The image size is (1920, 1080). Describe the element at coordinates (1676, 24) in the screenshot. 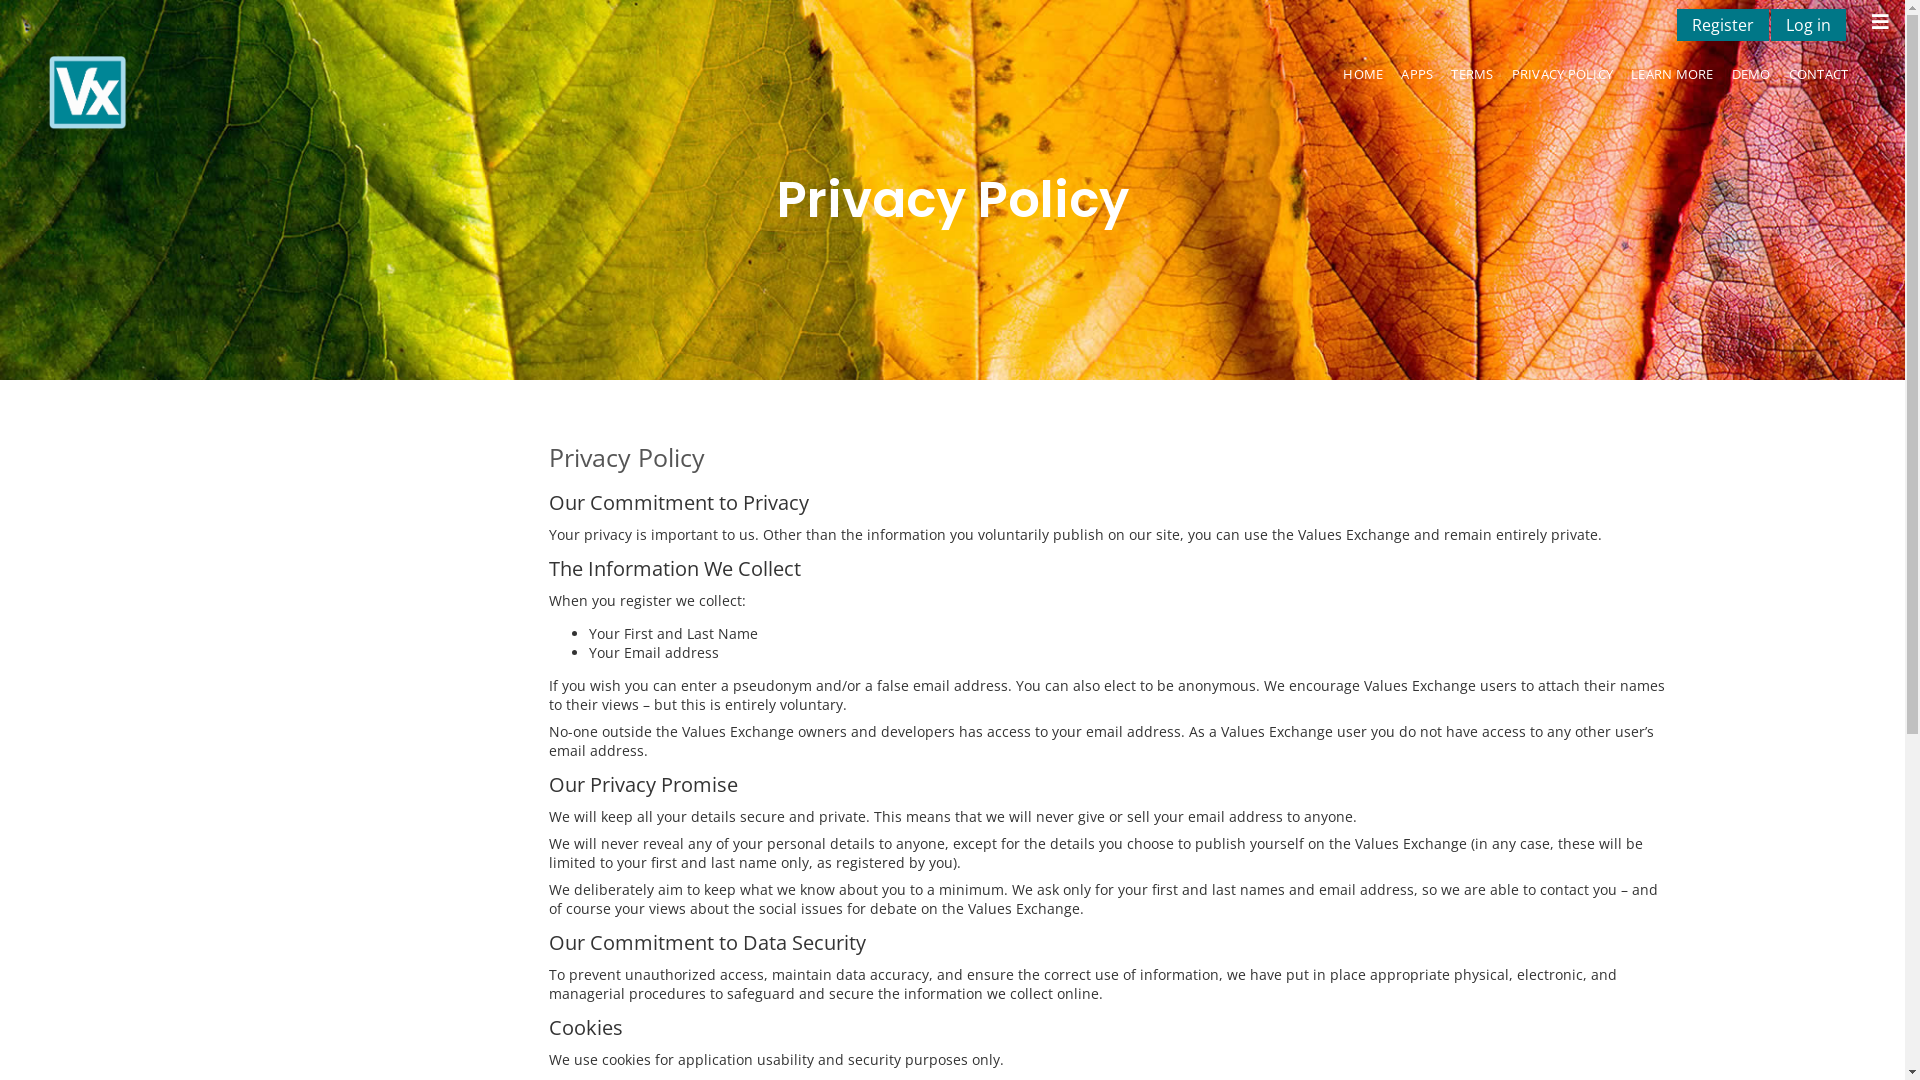

I see `'Register'` at that location.